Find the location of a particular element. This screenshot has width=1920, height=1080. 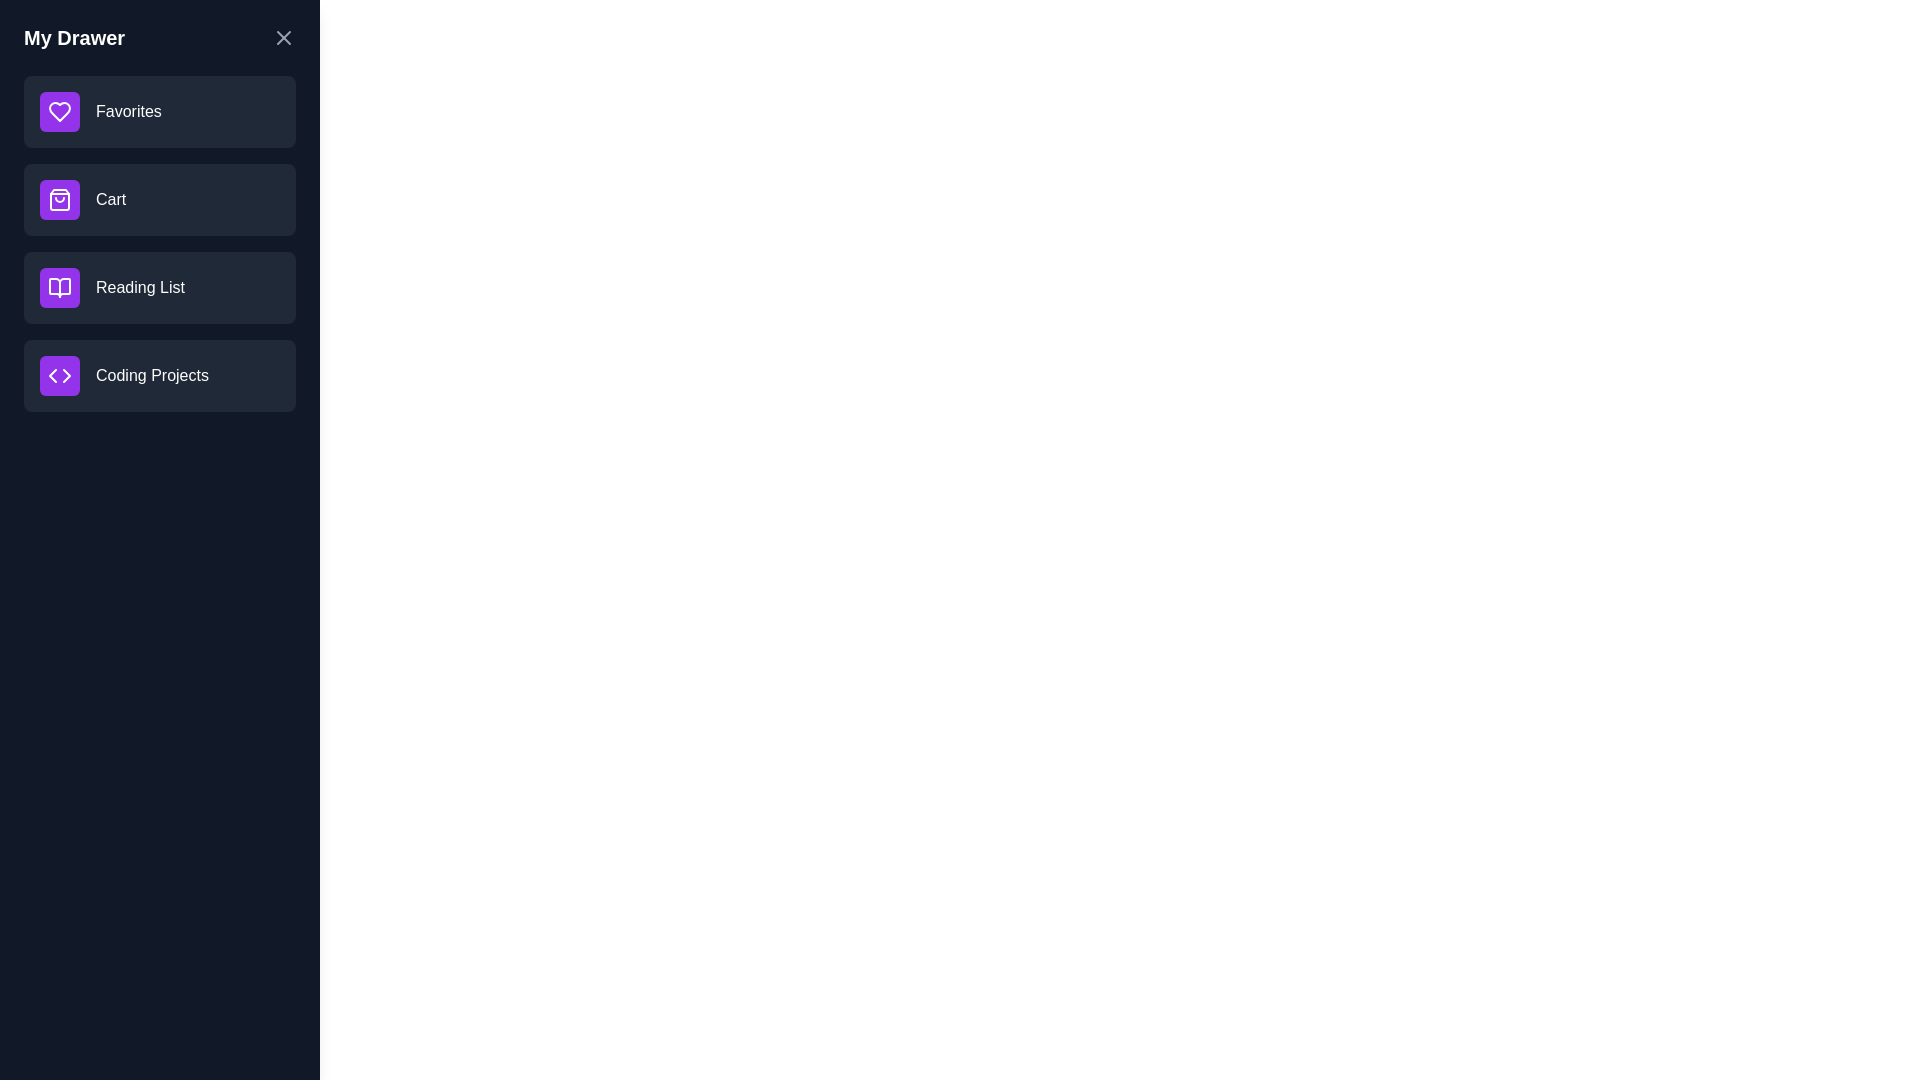

the item Cart to reveal its hover effect is located at coordinates (158, 200).